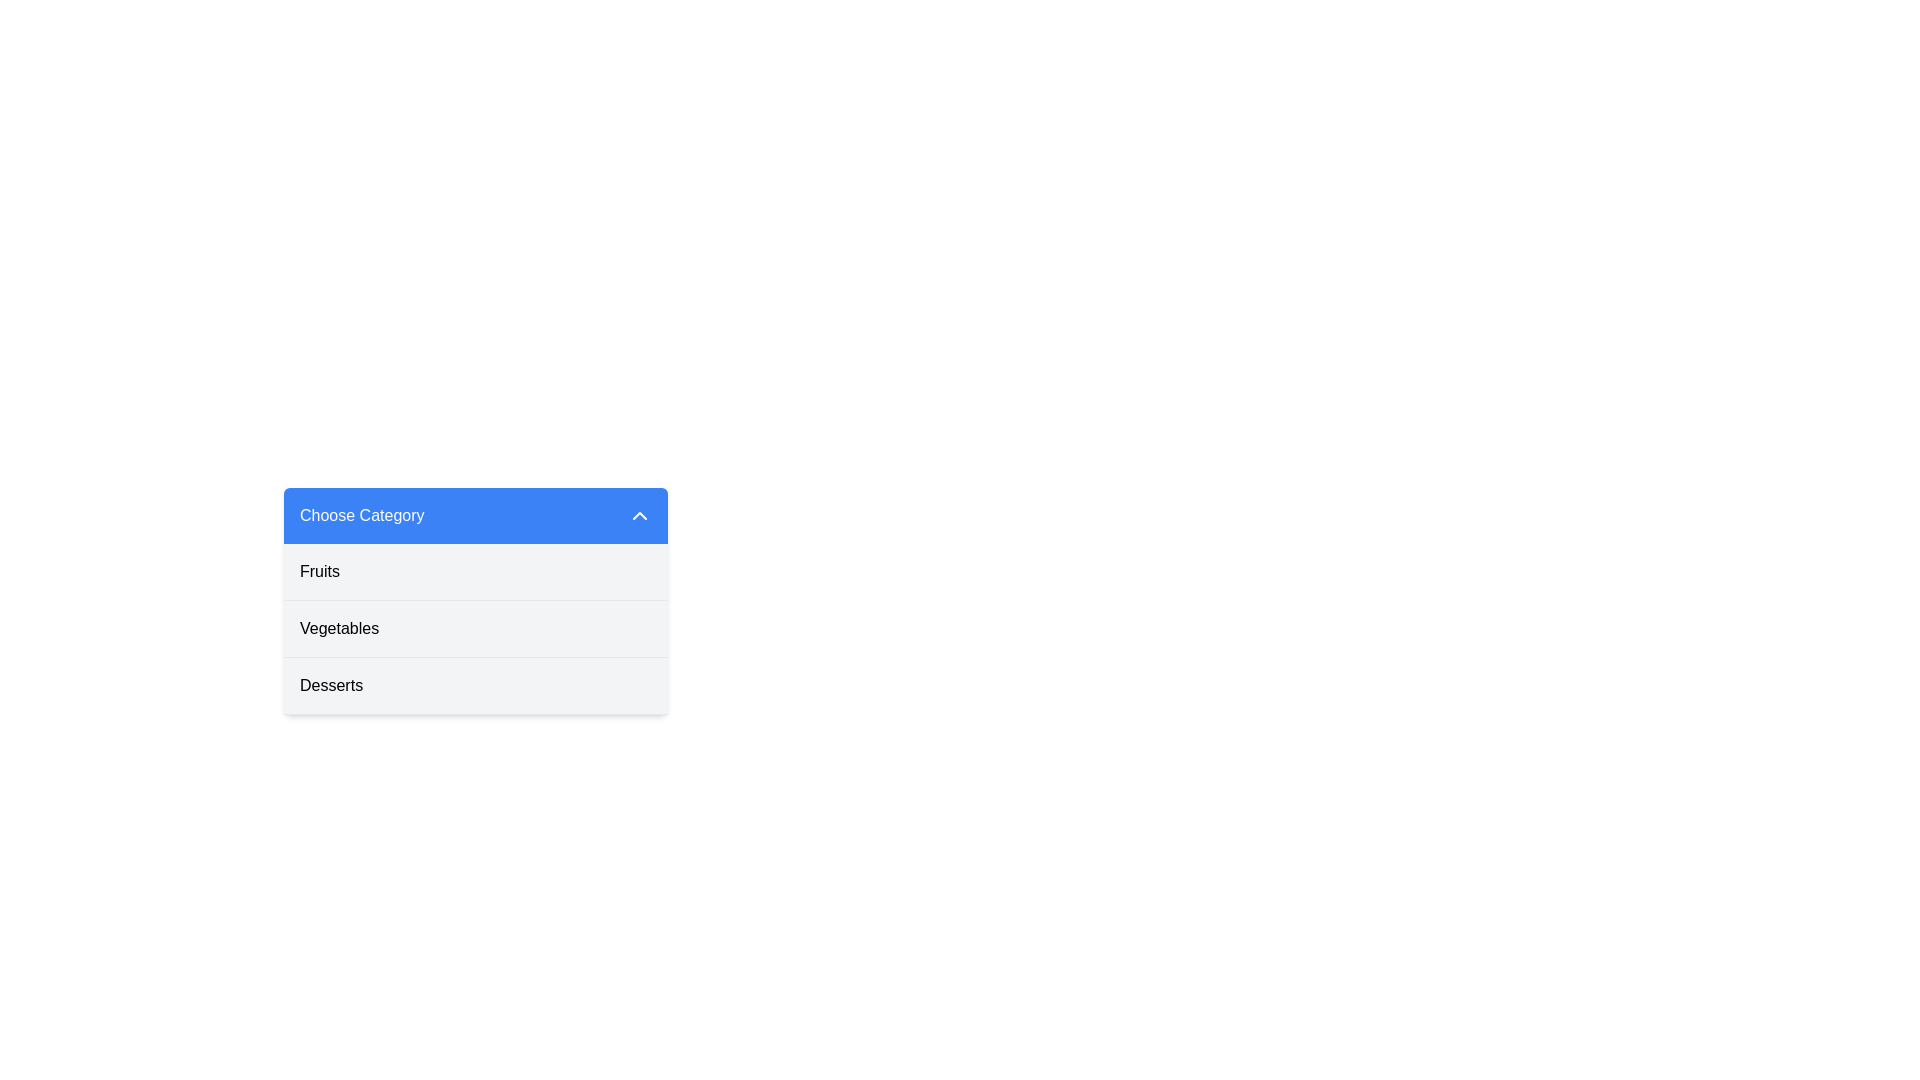 The height and width of the screenshot is (1080, 1920). What do you see at coordinates (474, 627) in the screenshot?
I see `the 'Vegetables' dropdown menu option to change its background color` at bounding box center [474, 627].